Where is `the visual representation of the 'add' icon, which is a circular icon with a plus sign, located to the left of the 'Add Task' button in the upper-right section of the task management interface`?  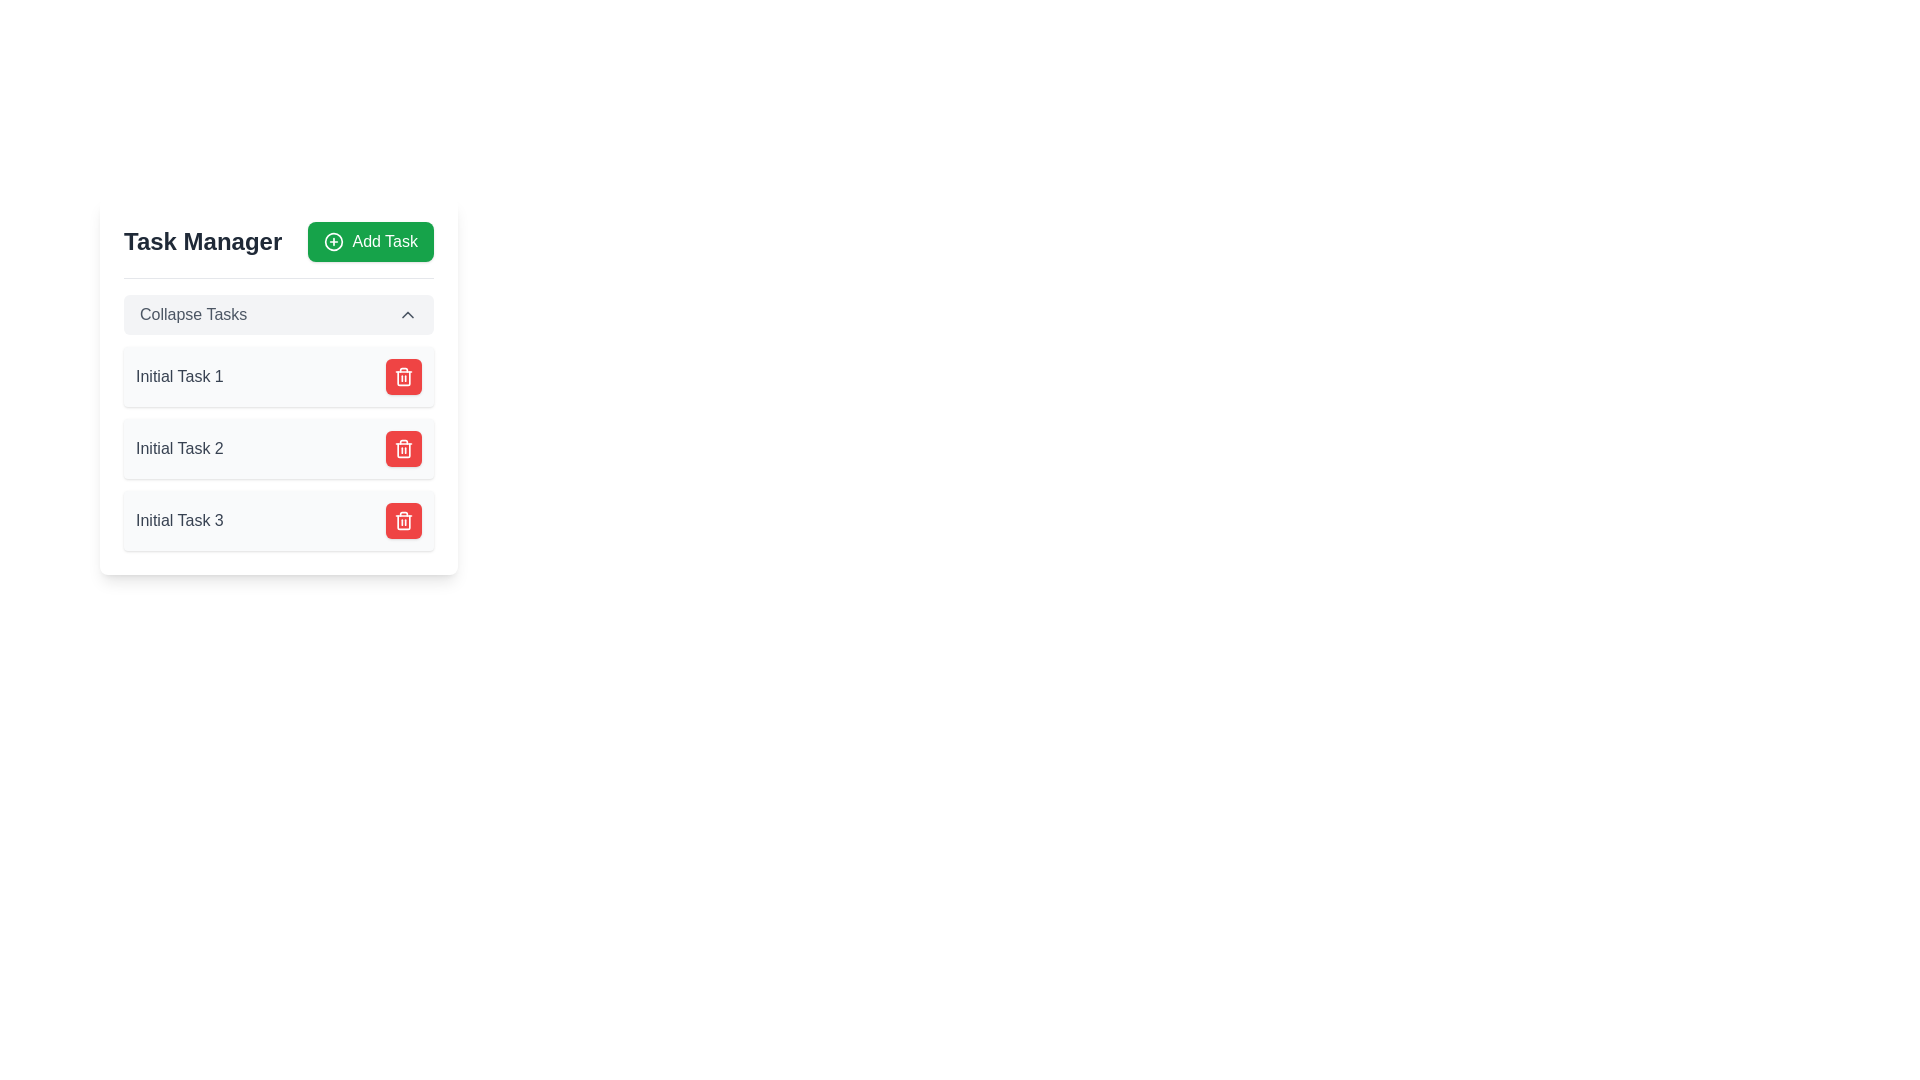
the visual representation of the 'add' icon, which is a circular icon with a plus sign, located to the left of the 'Add Task' button in the upper-right section of the task management interface is located at coordinates (334, 241).